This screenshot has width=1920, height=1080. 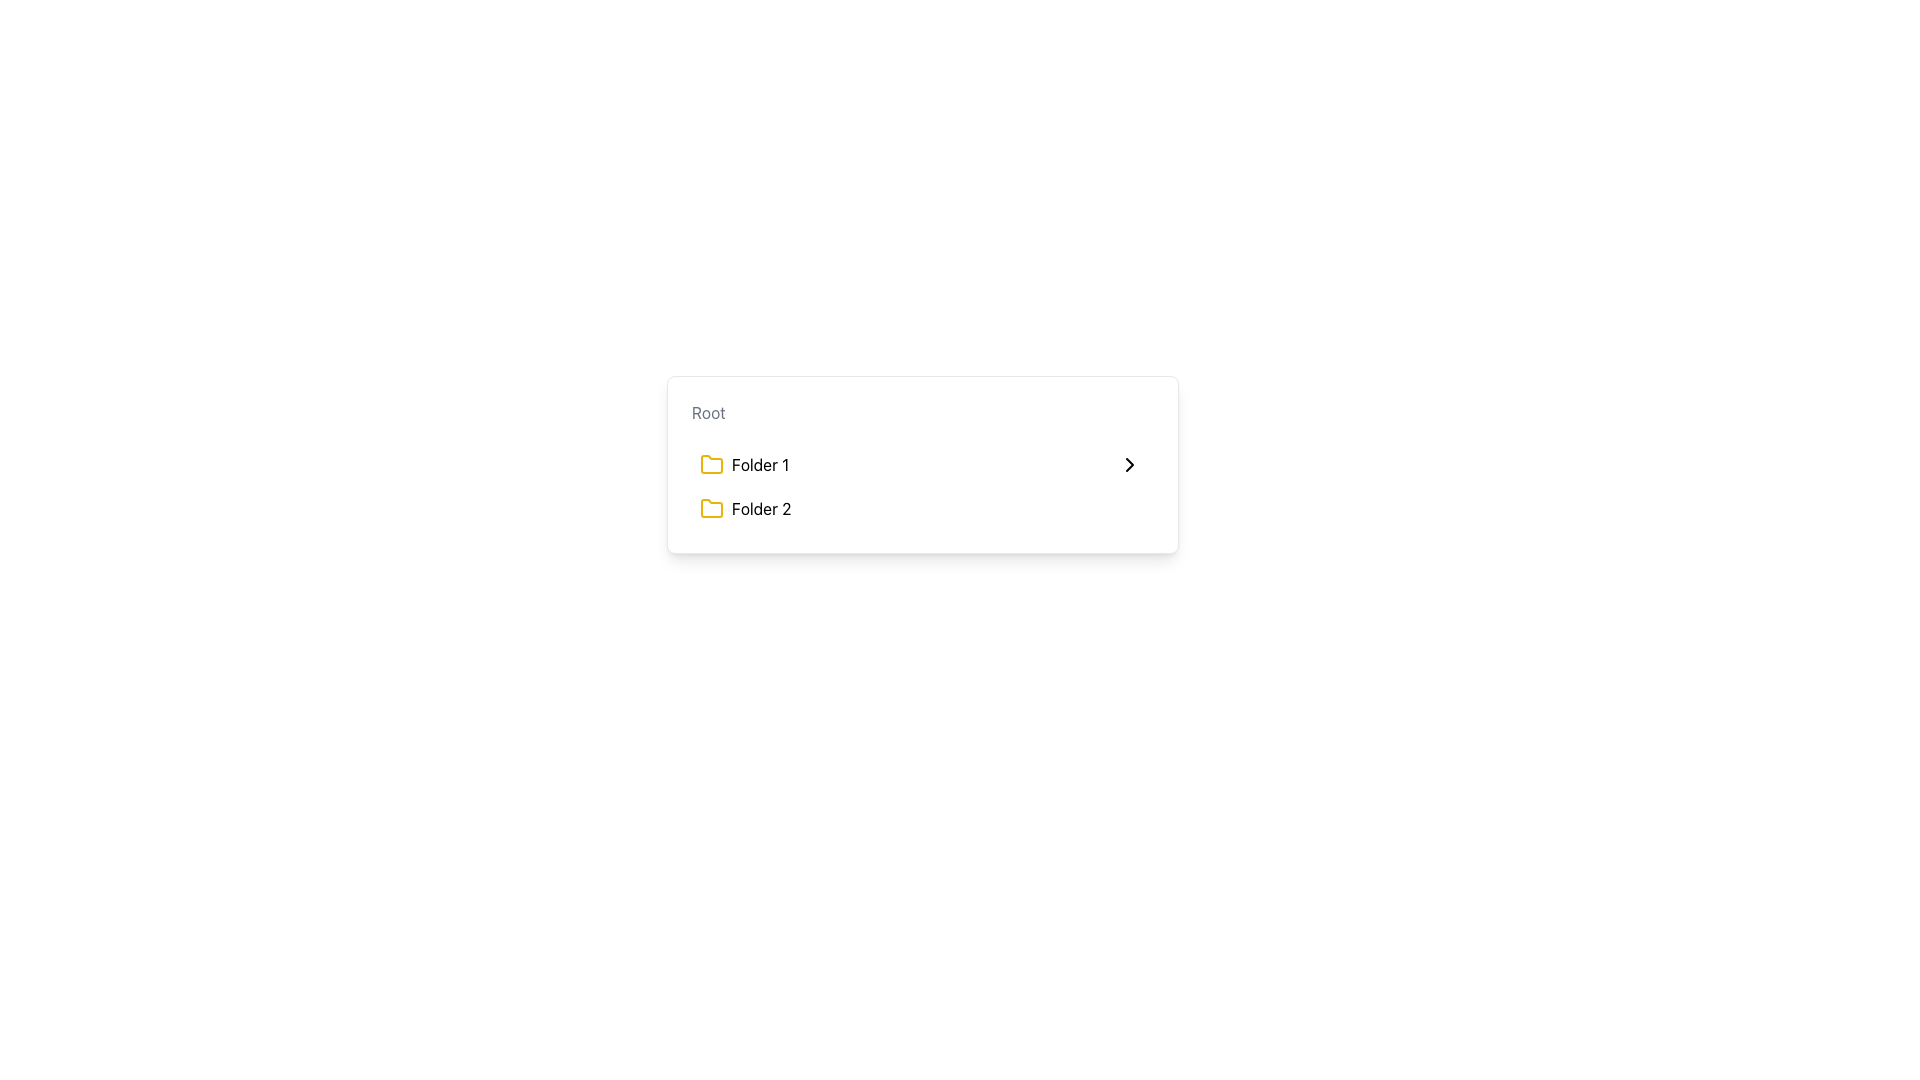 I want to click on the navigational icon located near the right edge of the 'Folder 1' list item, so click(x=1129, y=465).